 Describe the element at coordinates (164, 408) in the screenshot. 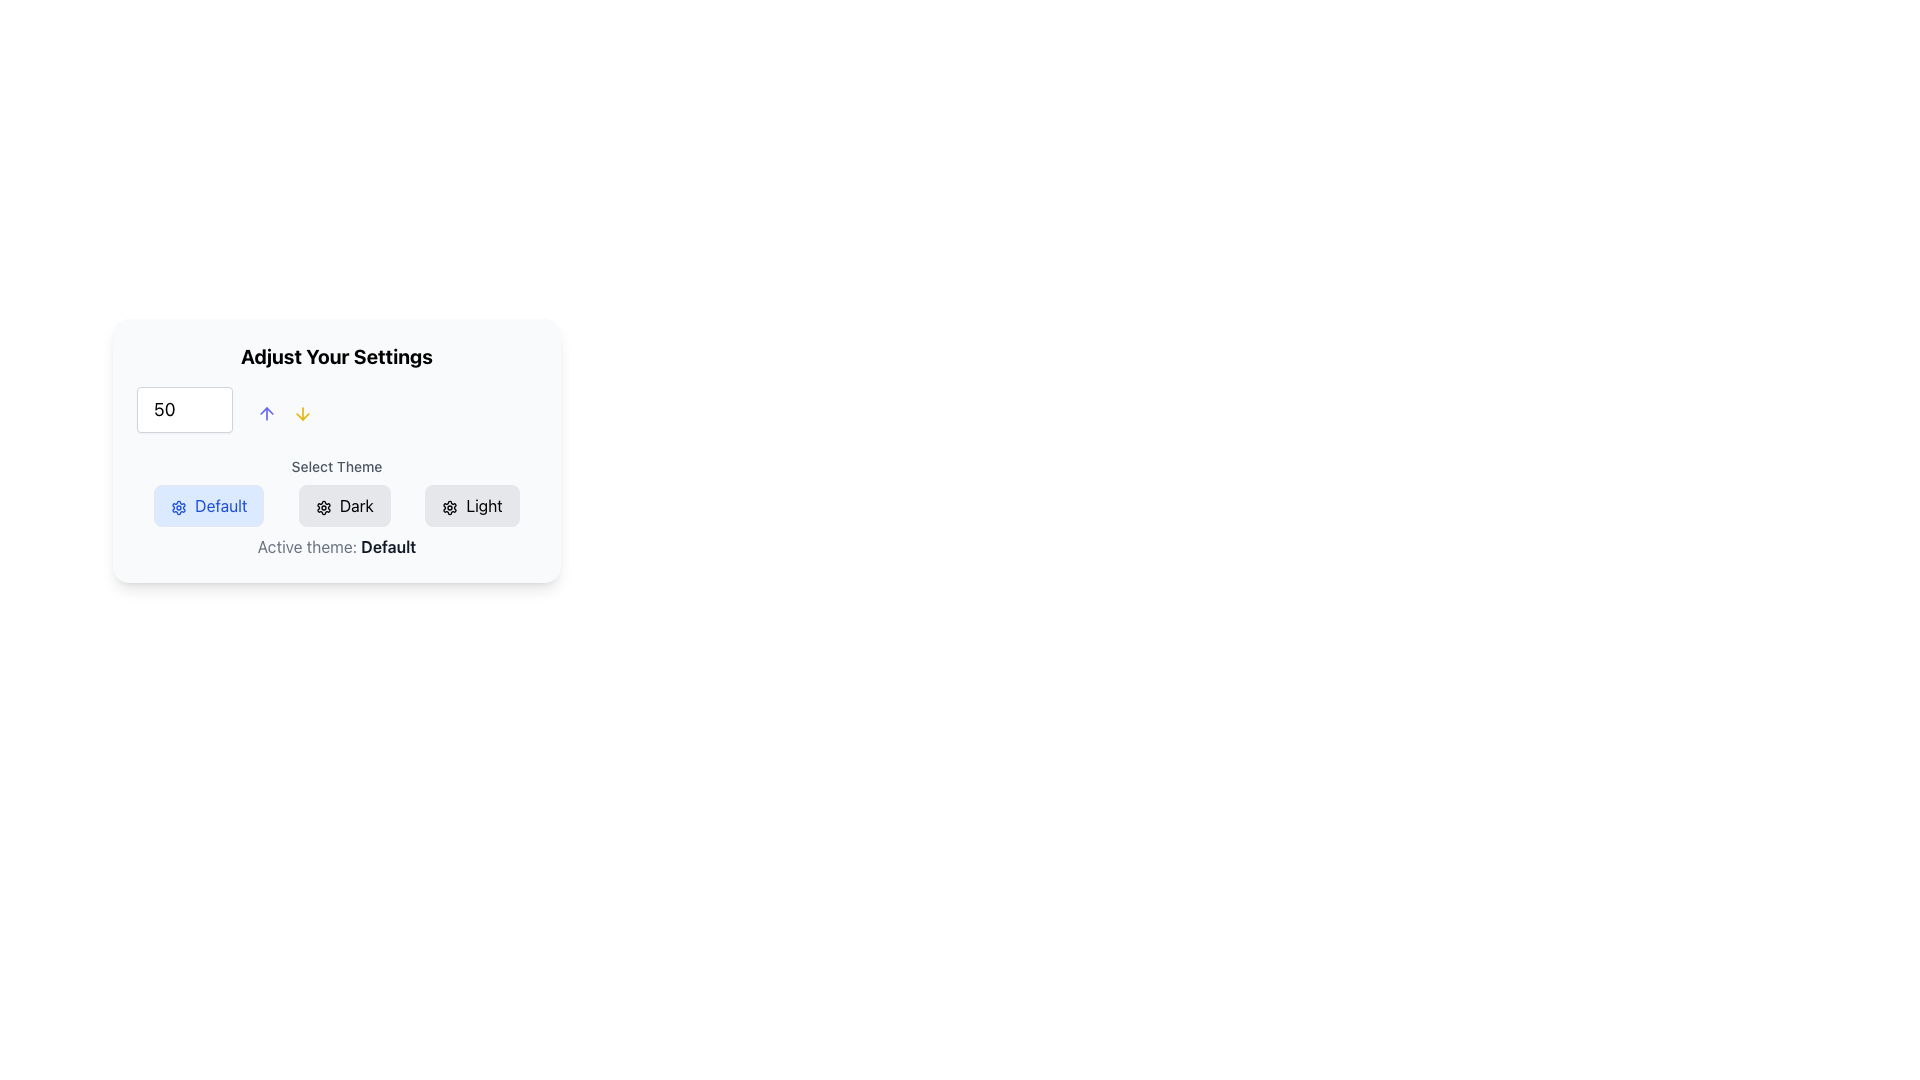

I see `the numeric value display element` at that location.